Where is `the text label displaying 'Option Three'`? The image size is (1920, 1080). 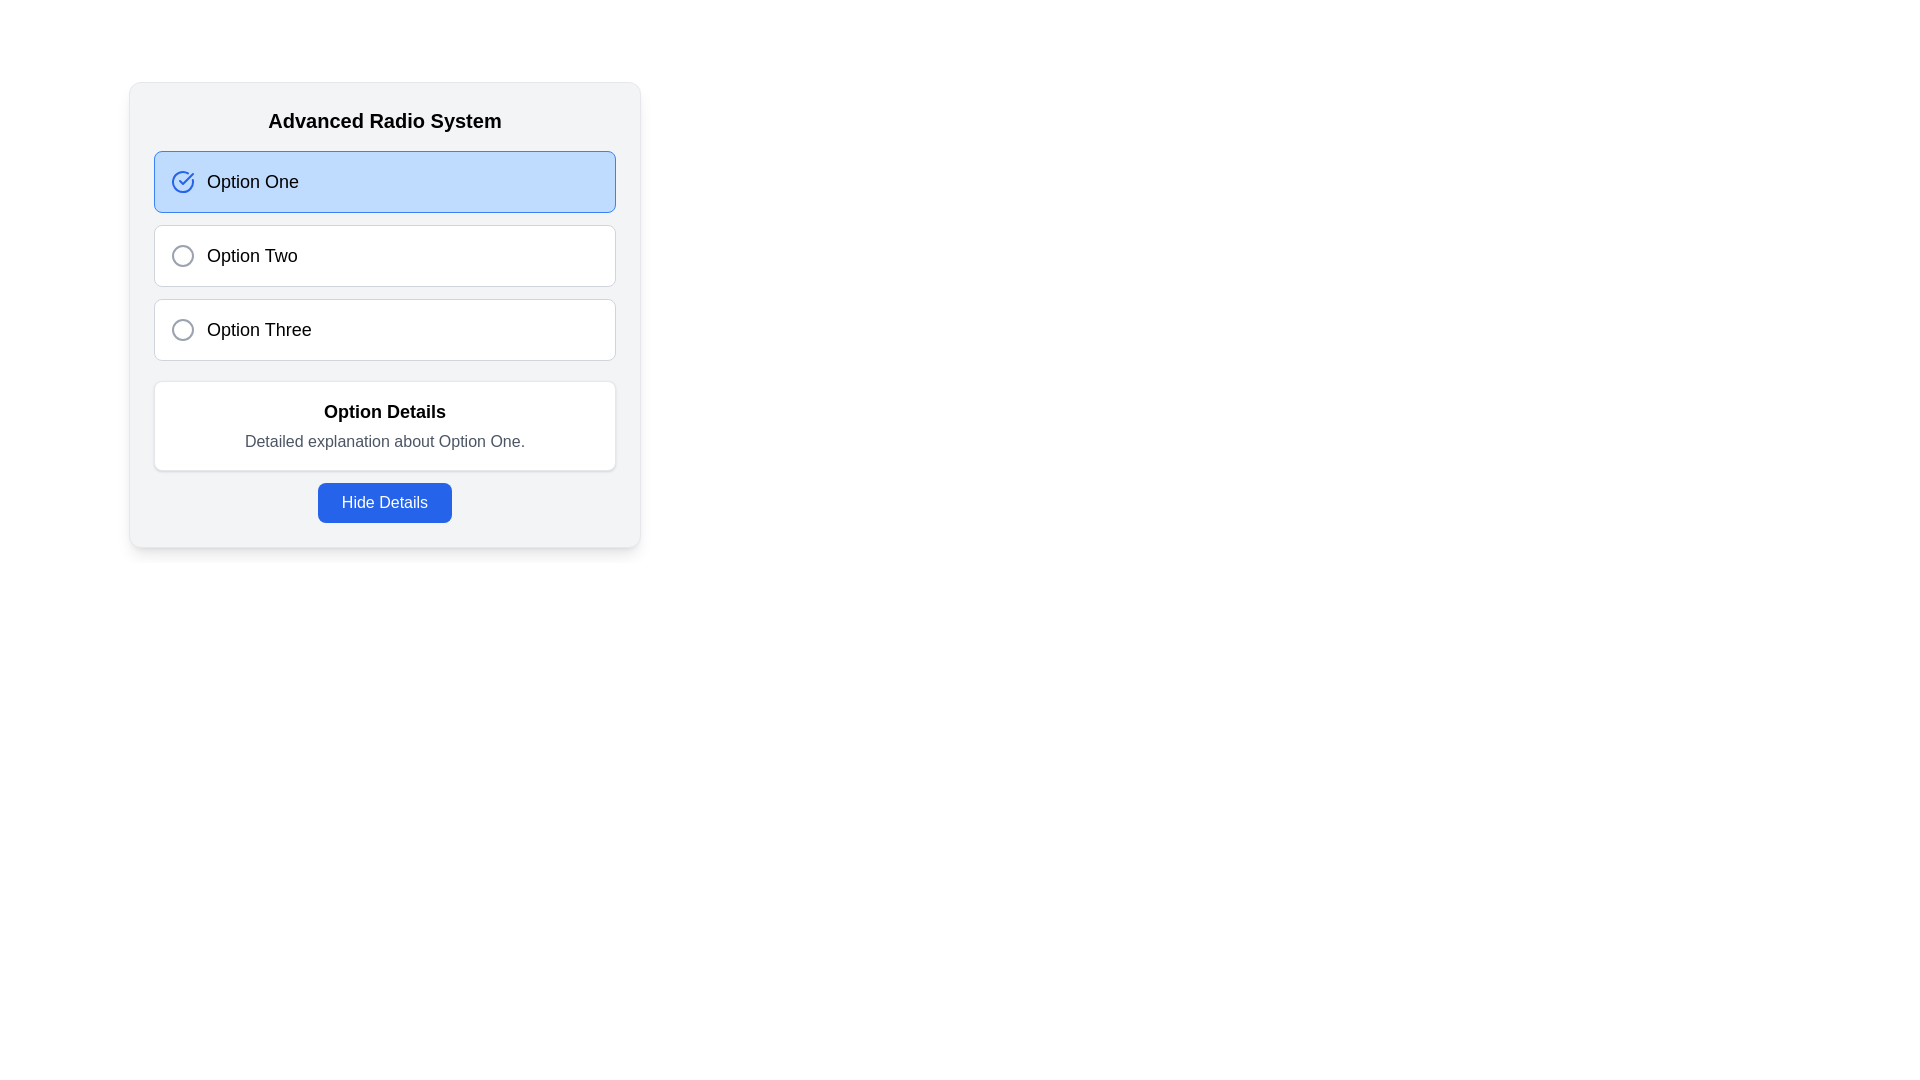
the text label displaying 'Option Three' is located at coordinates (258, 329).